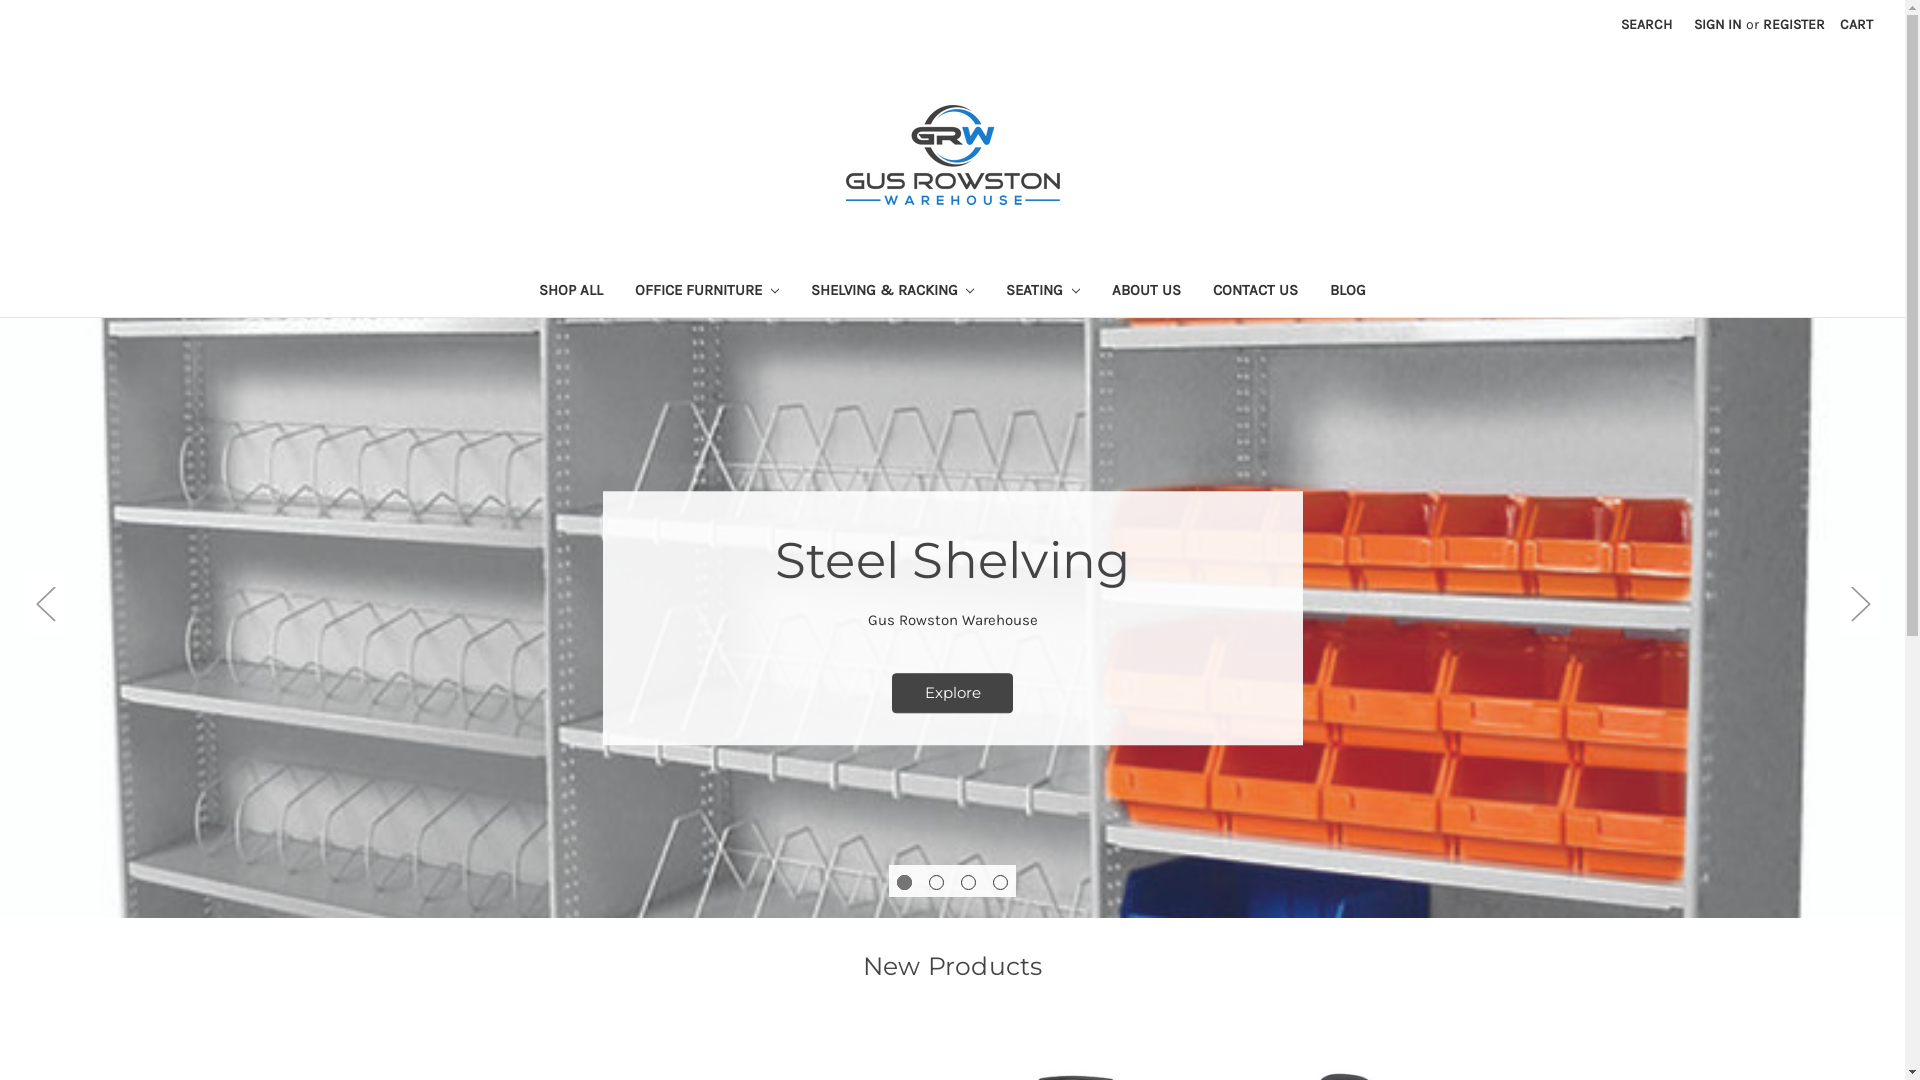  Describe the element at coordinates (1146, 292) in the screenshot. I see `'ABOUT US'` at that location.